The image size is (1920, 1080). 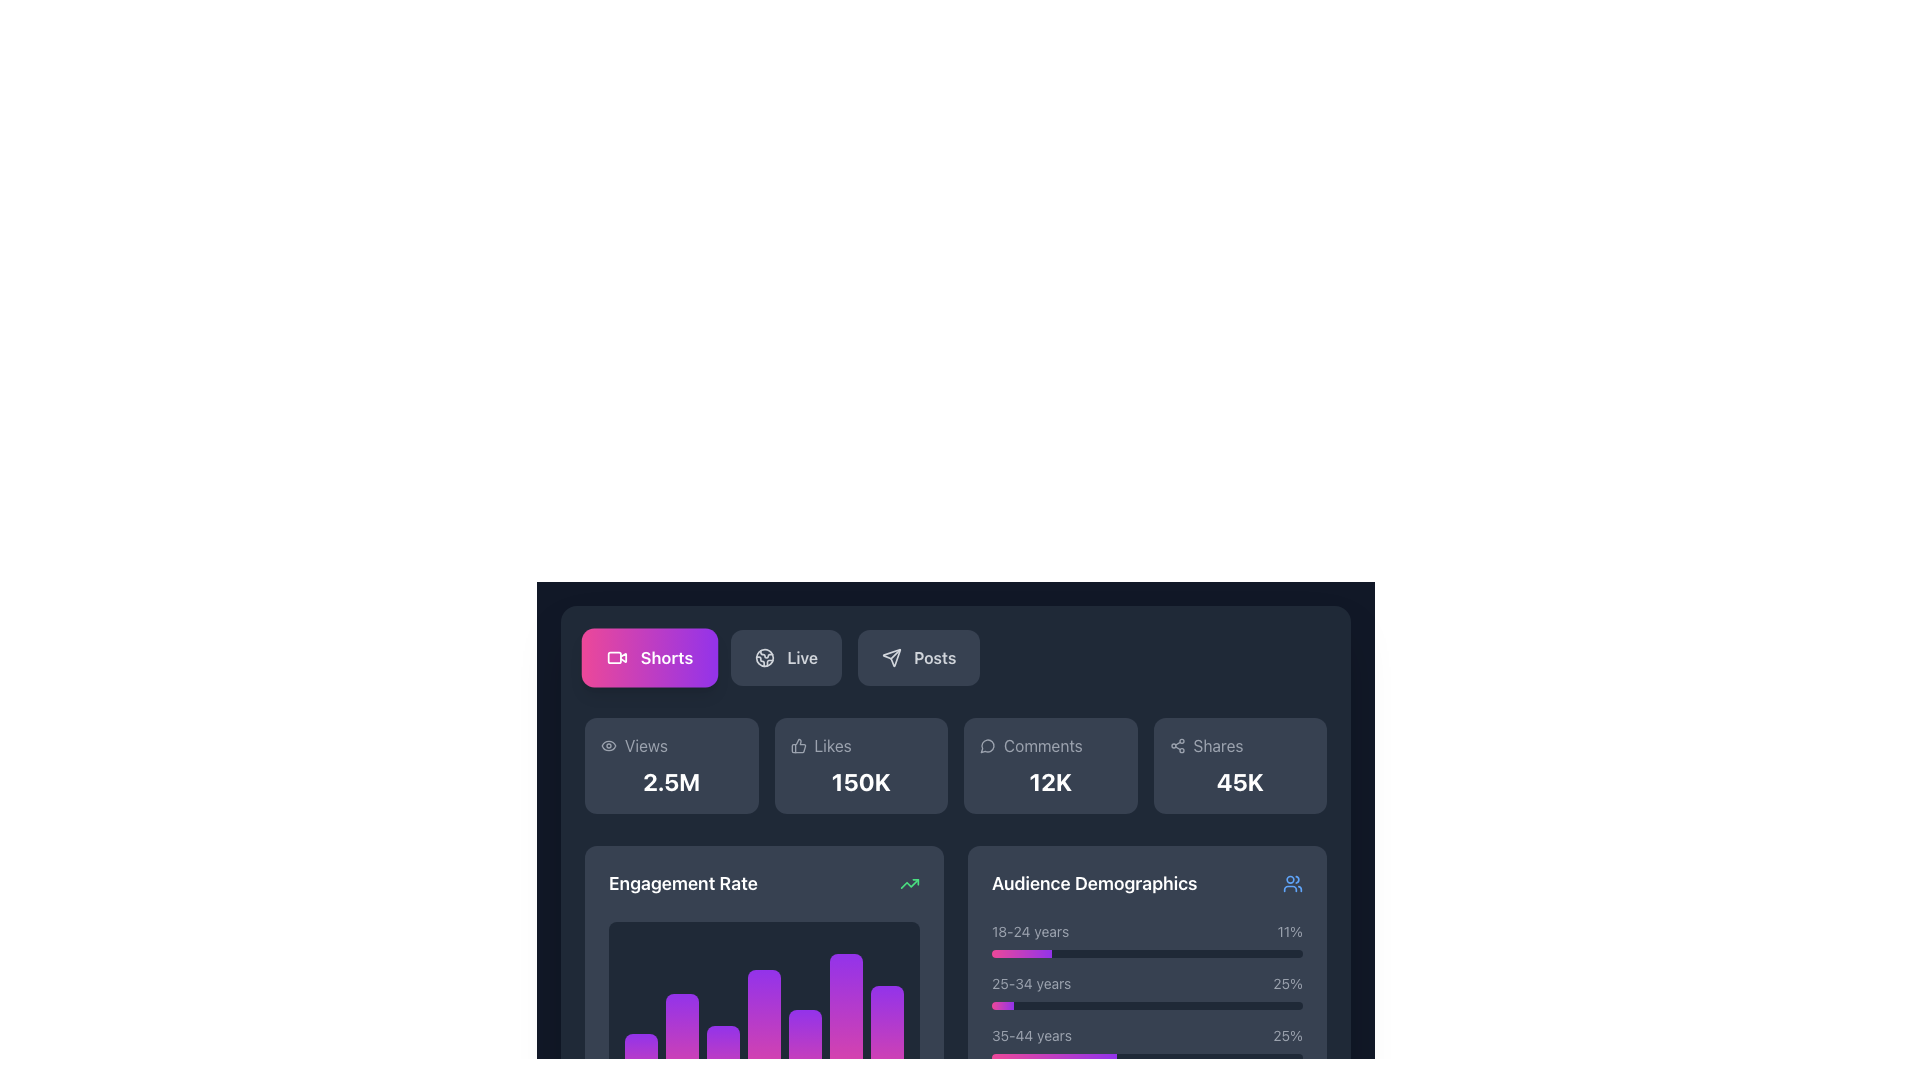 What do you see at coordinates (1053, 1056) in the screenshot?
I see `the gradient portion of the Progress bar that represents the '35-44 years' age group in the 'Audience Demographics' section` at bounding box center [1053, 1056].